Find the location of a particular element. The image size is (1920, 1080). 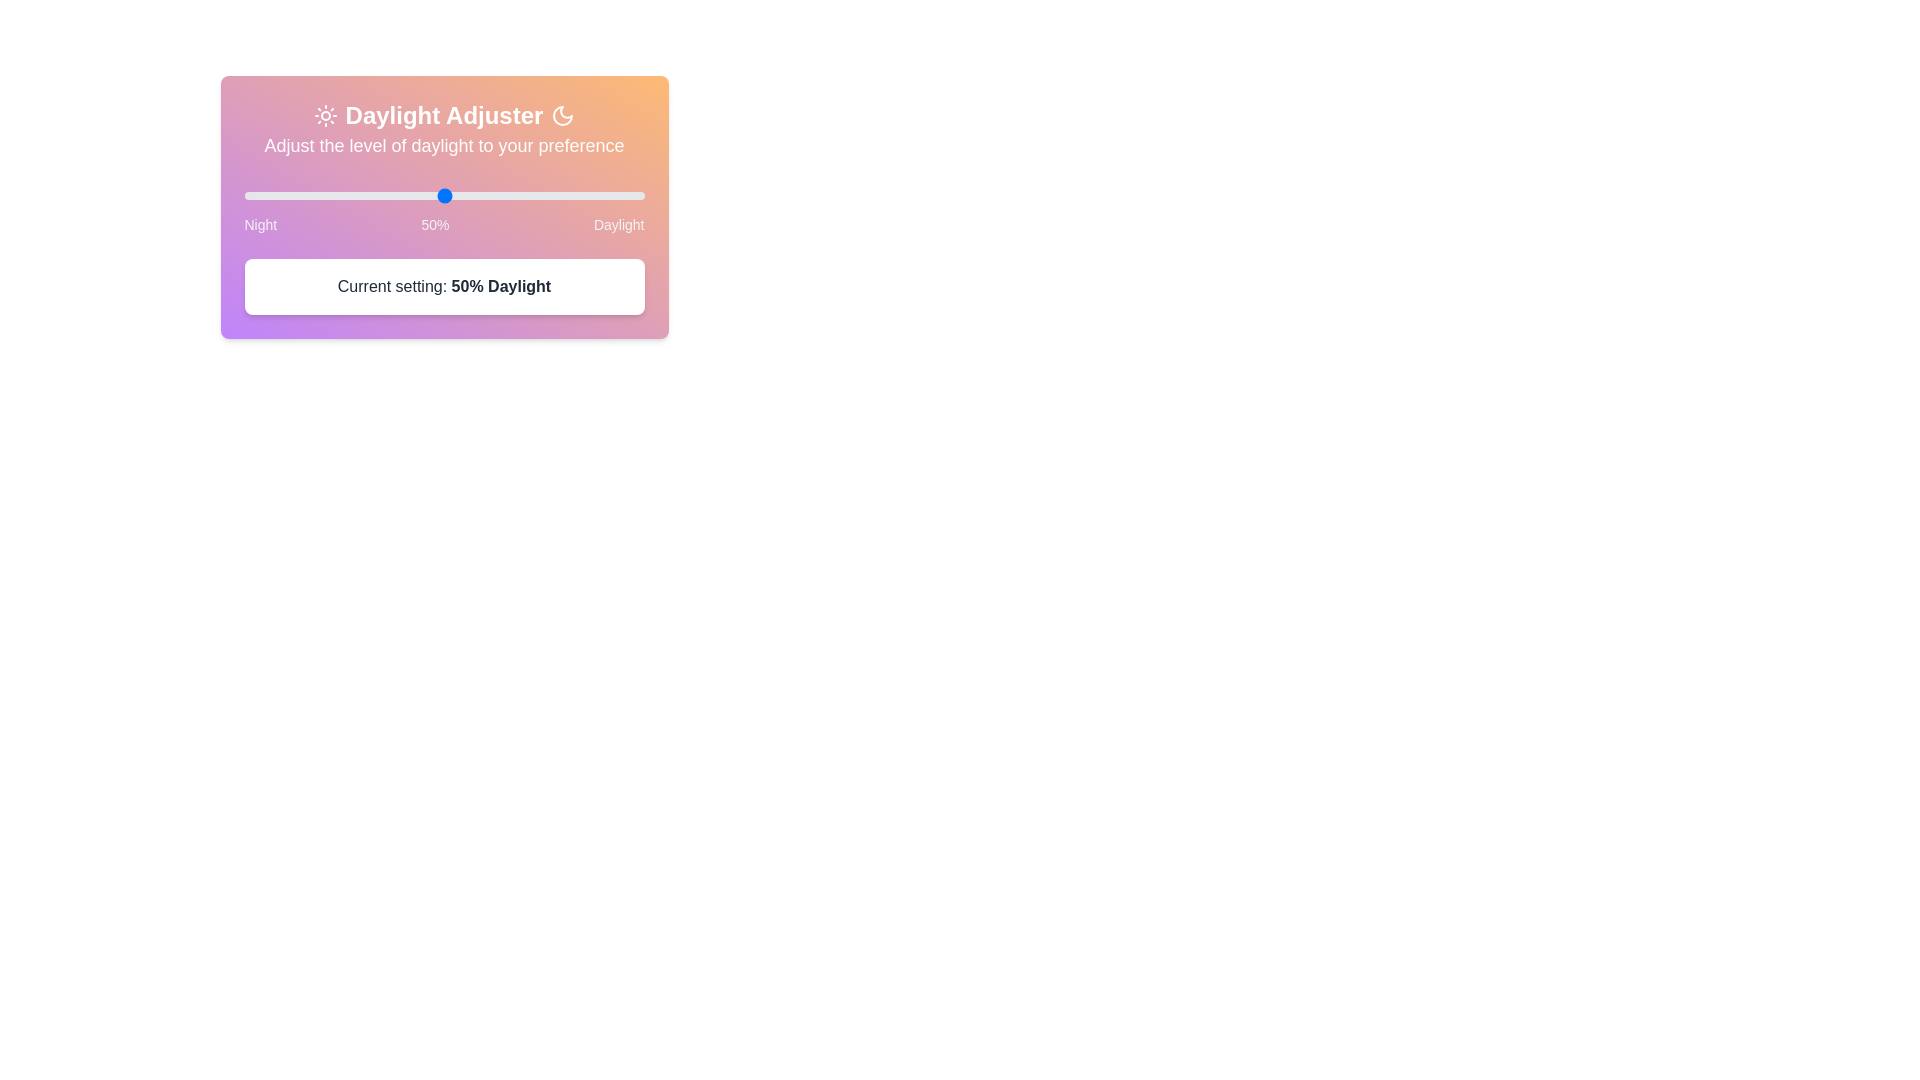

the slider to set the daylight level to 97% is located at coordinates (243, 196).